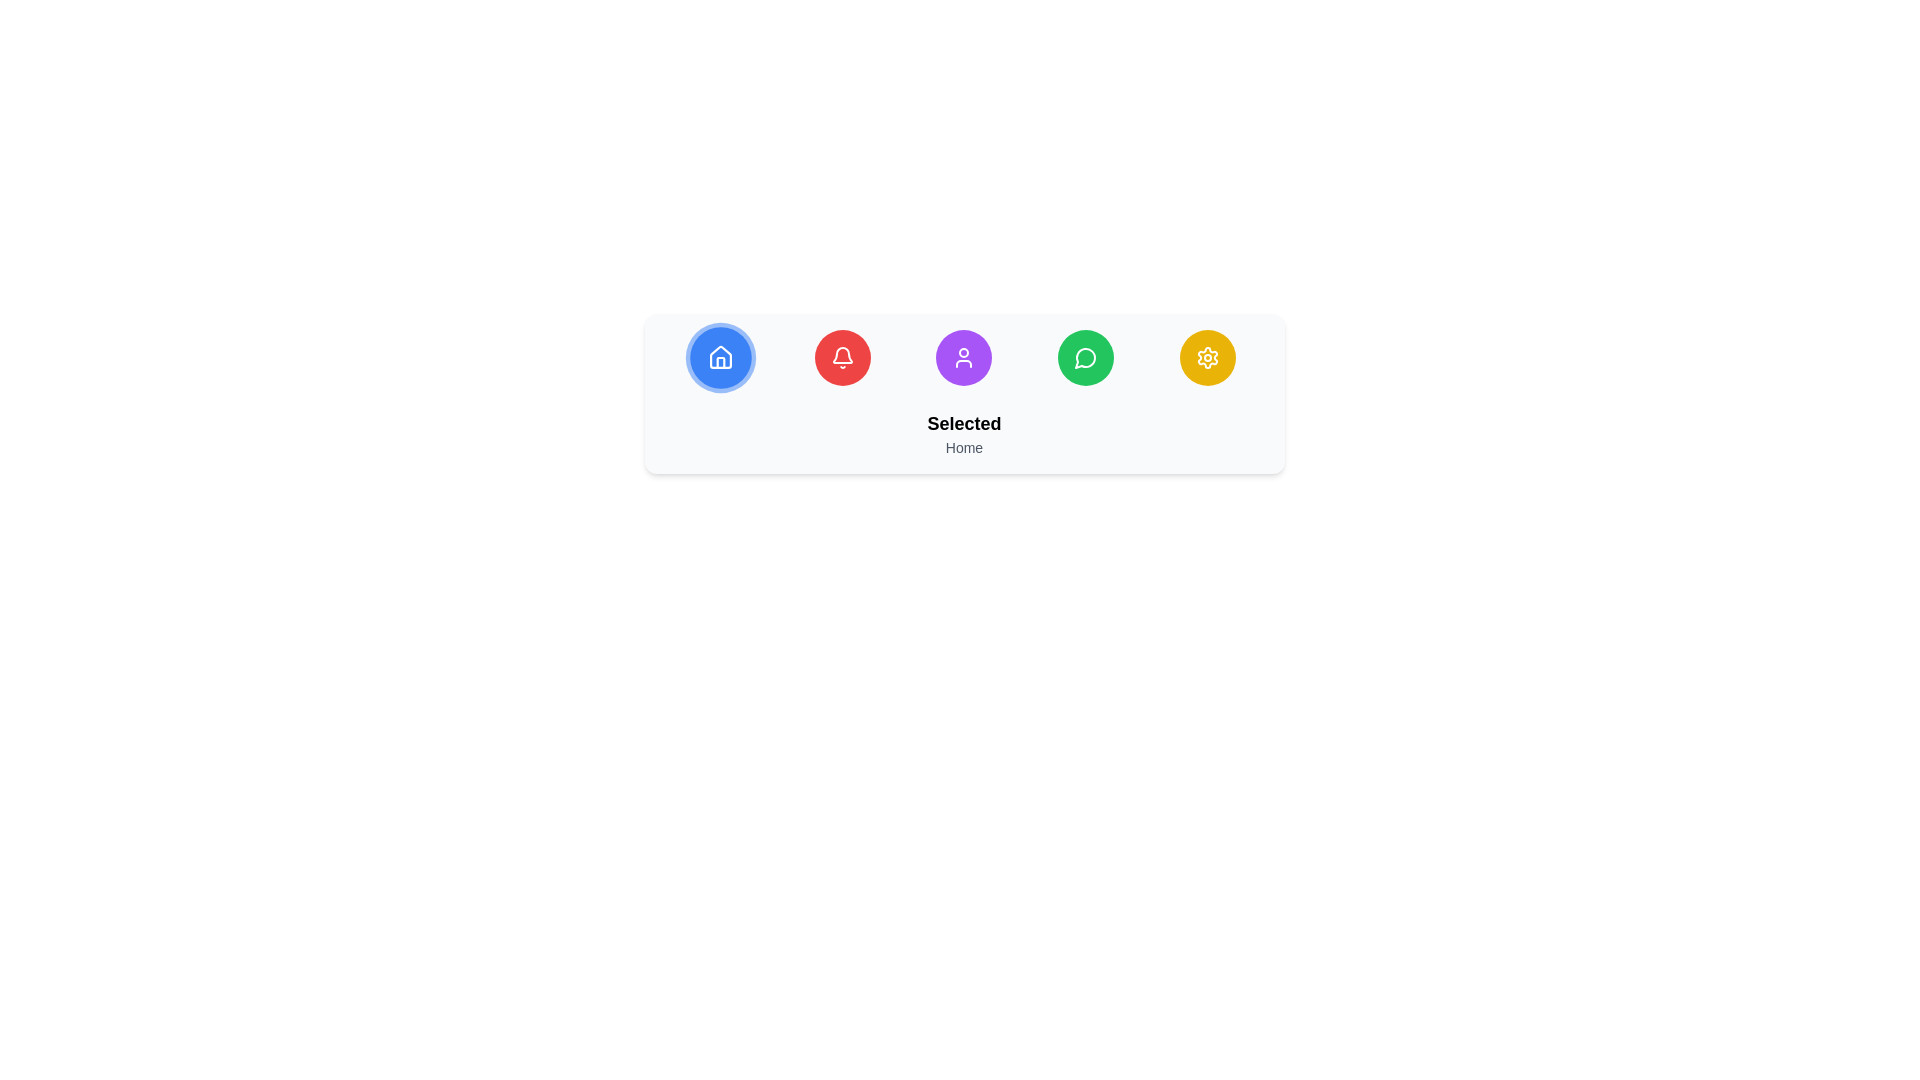  What do you see at coordinates (1206, 357) in the screenshot?
I see `the circular button with a yellow background and a white gear icon, which is the last button on the right in a horizontal navigation bar` at bounding box center [1206, 357].